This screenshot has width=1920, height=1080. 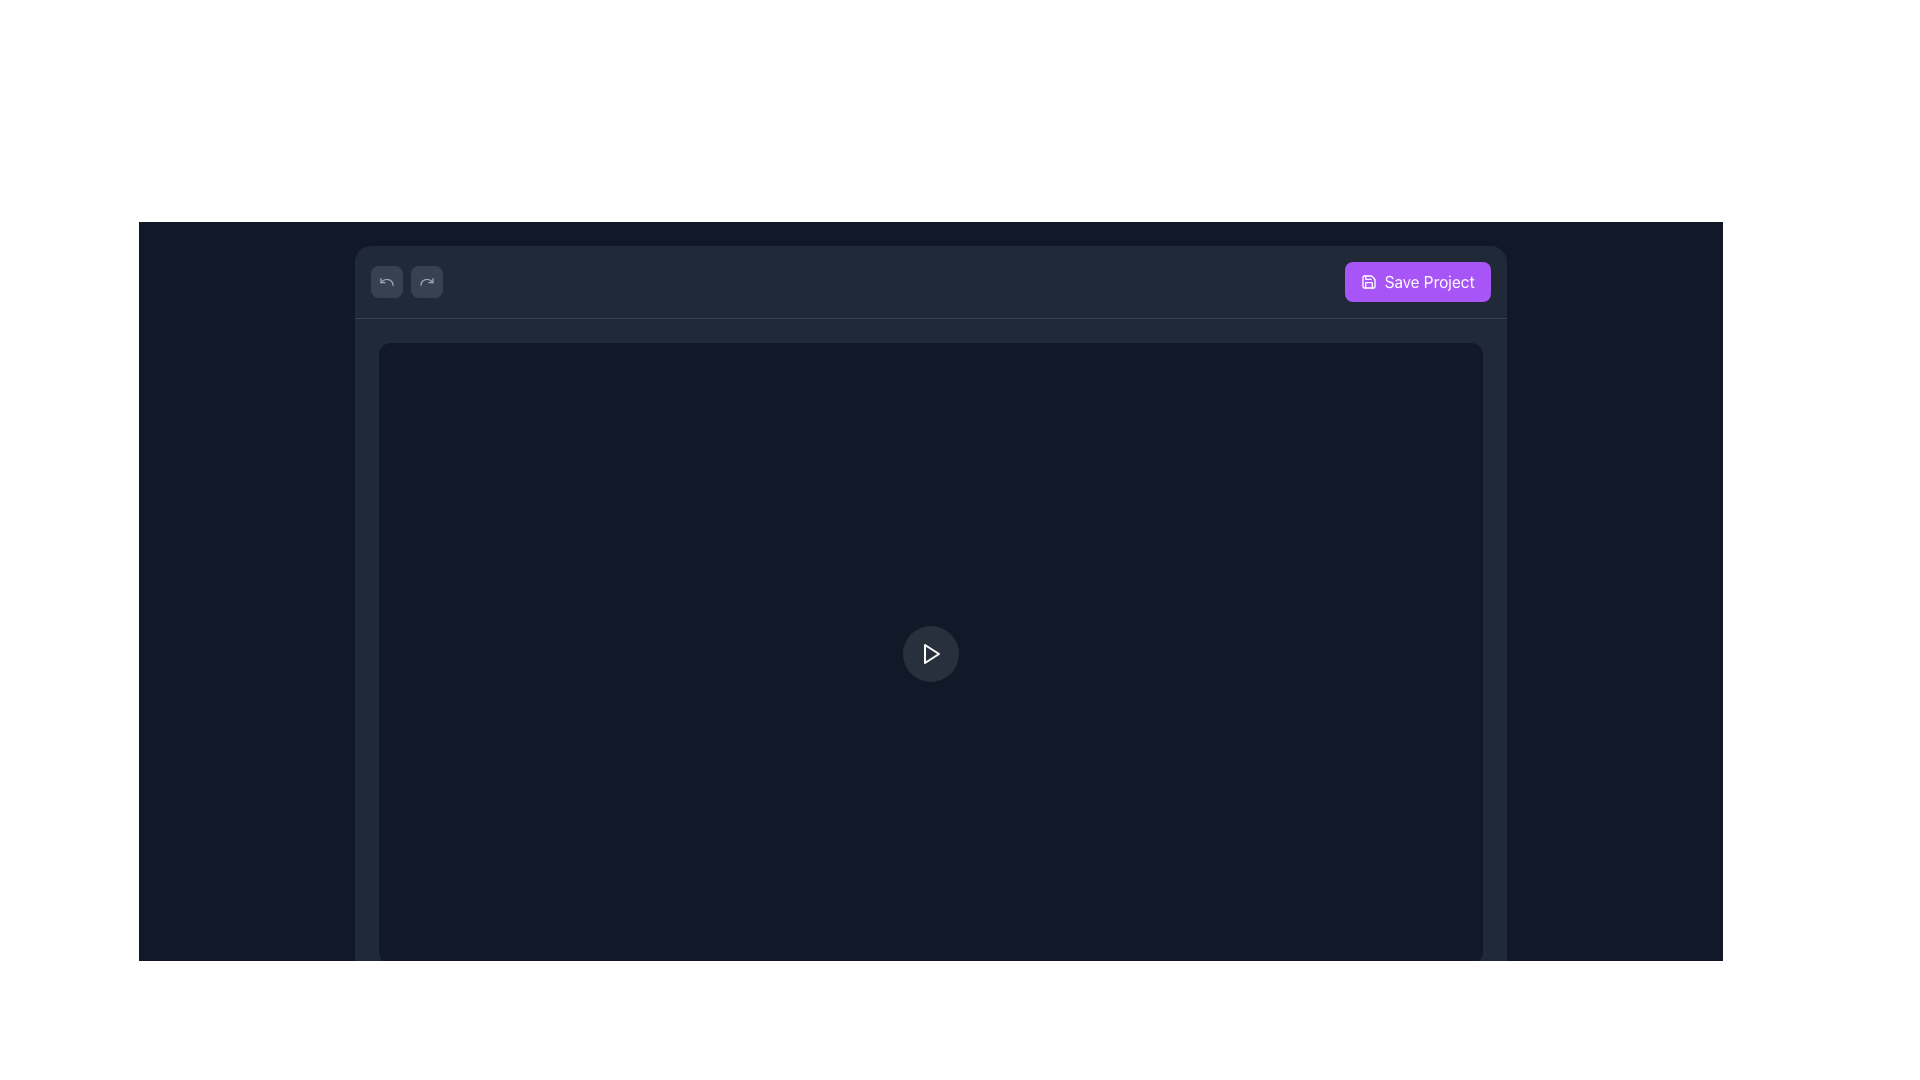 What do you see at coordinates (930, 653) in the screenshot?
I see `the circular button containing the triangular play icon for keyboard navigation` at bounding box center [930, 653].